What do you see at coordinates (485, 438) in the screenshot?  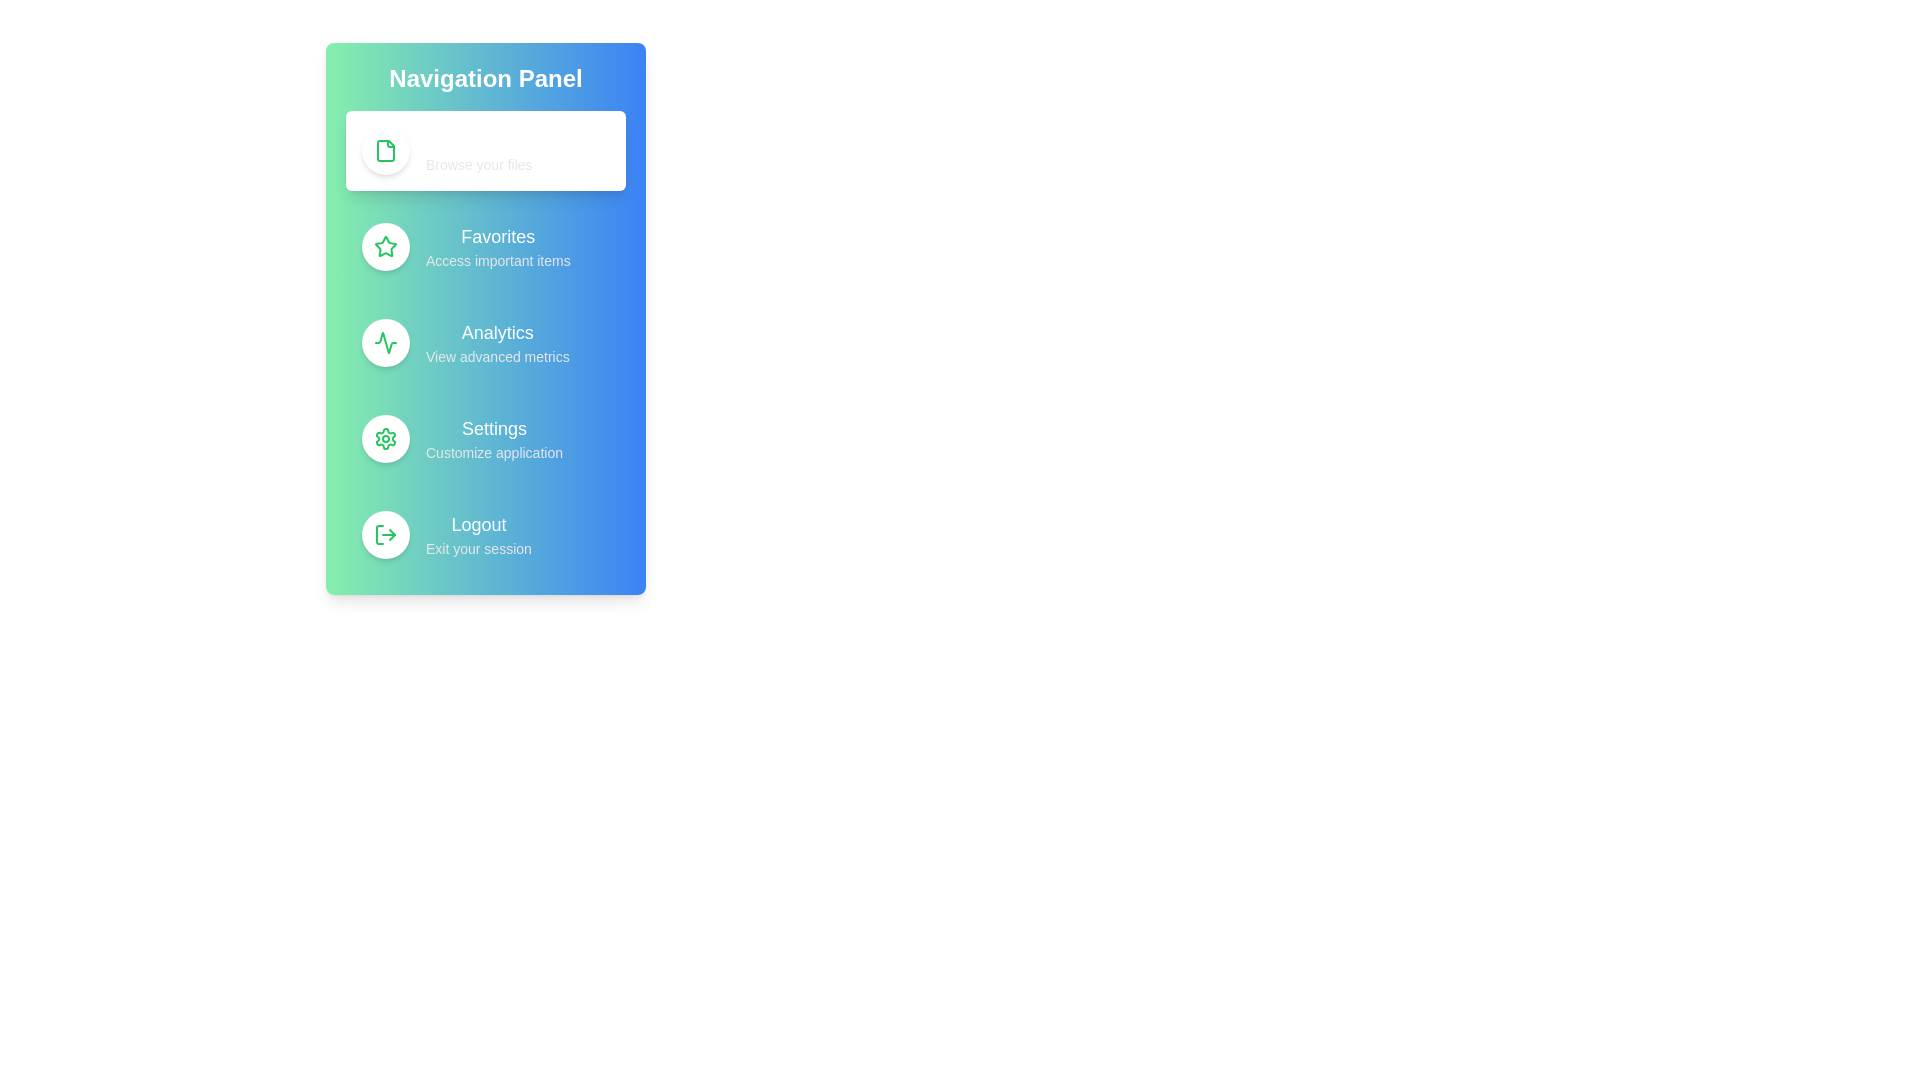 I see `the menu option Settings from the navigation menu` at bounding box center [485, 438].